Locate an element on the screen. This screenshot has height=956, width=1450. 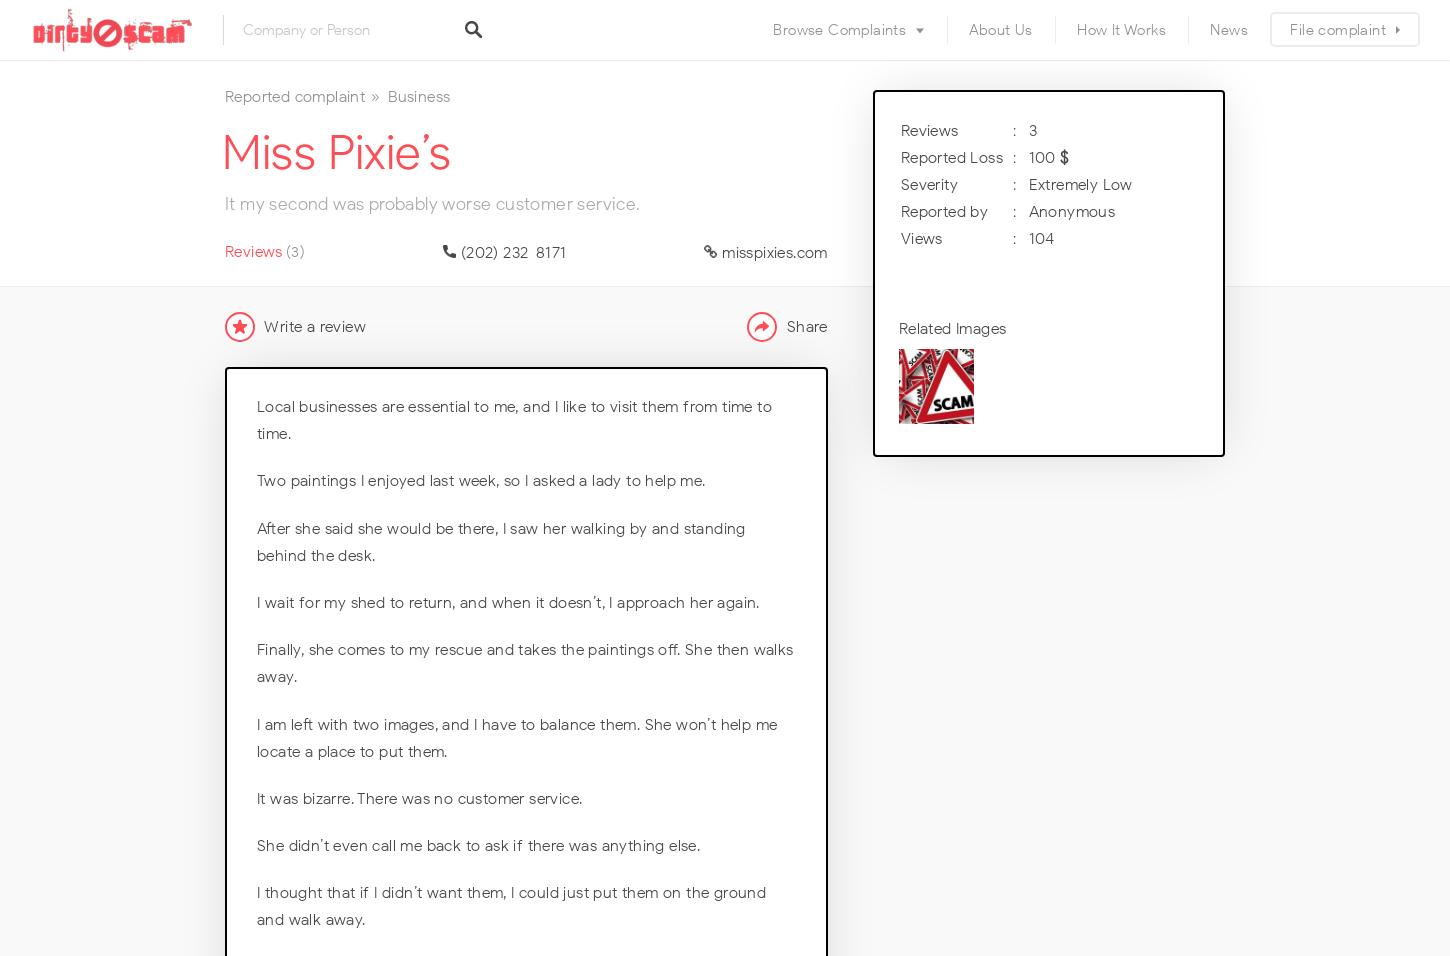
'Extremely Low' is located at coordinates (1079, 183).